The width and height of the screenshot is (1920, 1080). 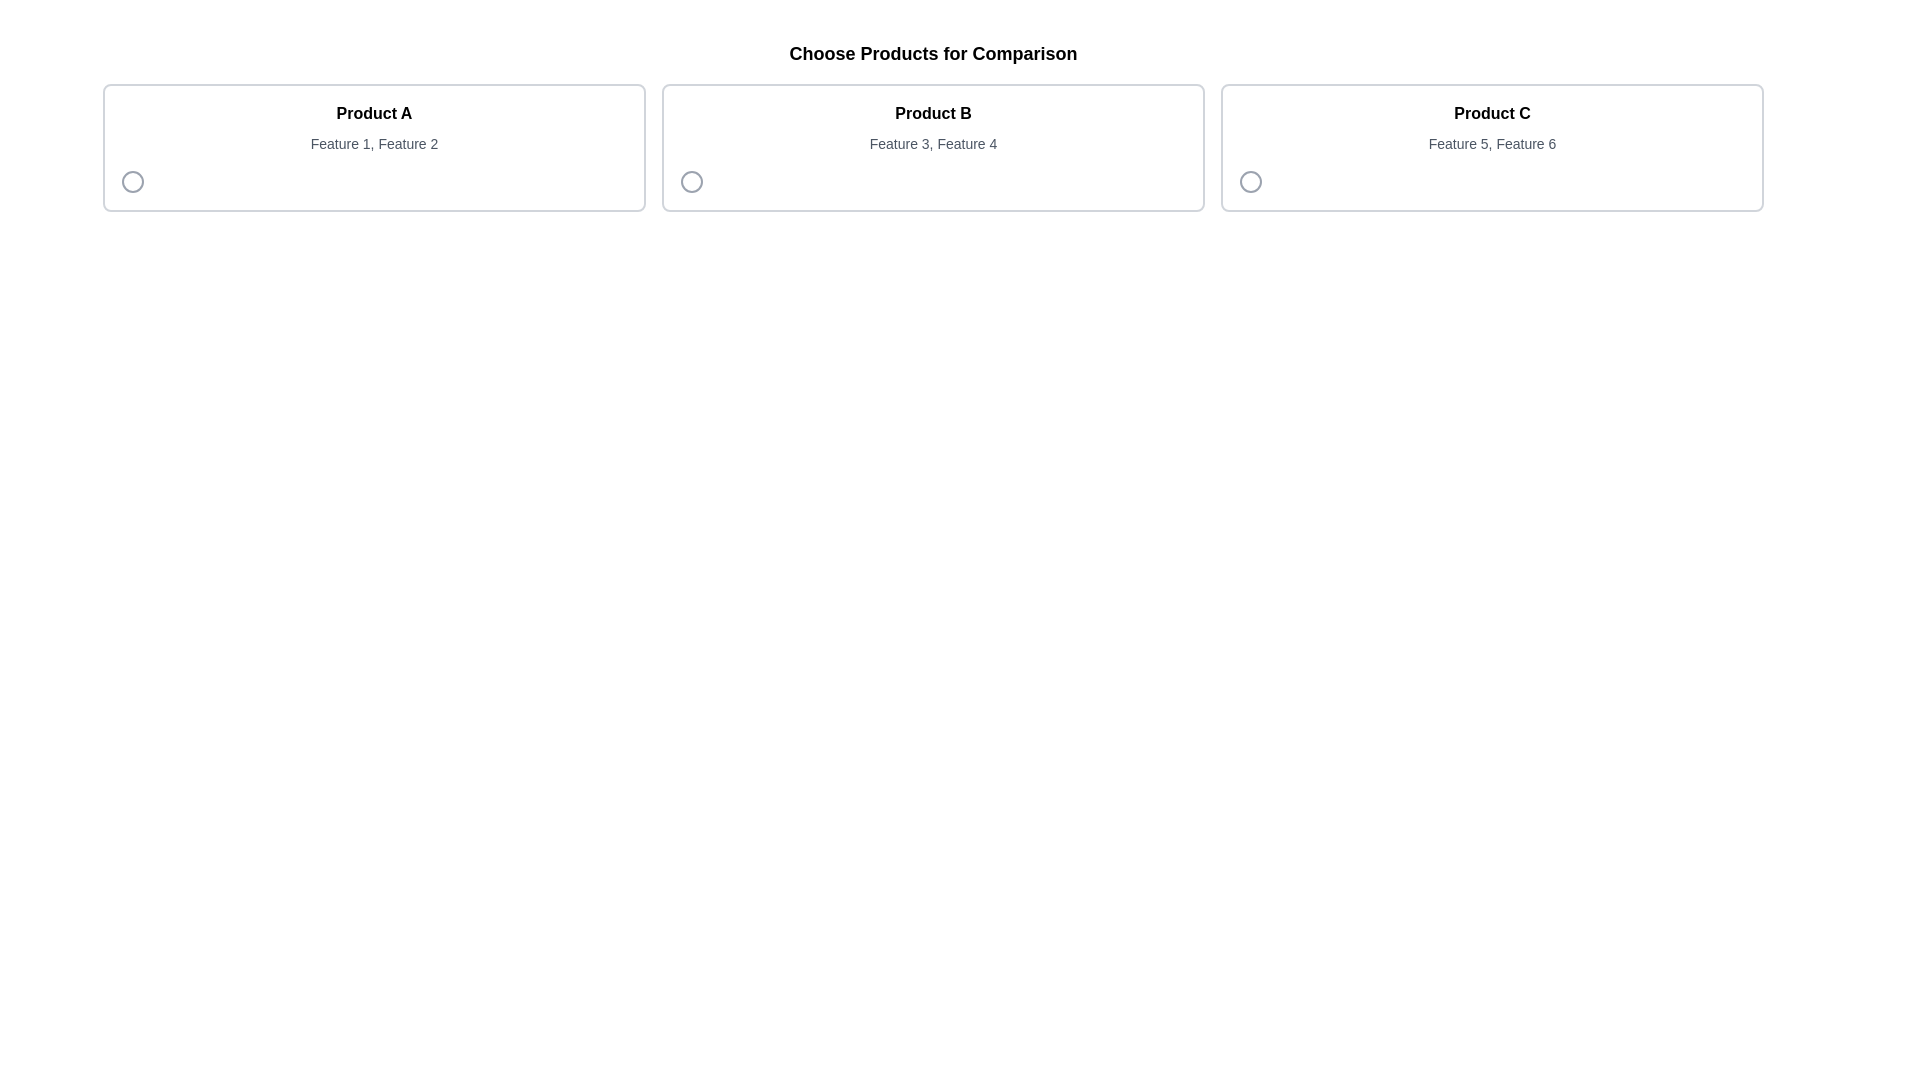 What do you see at coordinates (691, 181) in the screenshot?
I see `the circular checkbox styled icon located at the bottom-left corner of the card containing 'Product B' and 'Feature 3, Feature 4'` at bounding box center [691, 181].